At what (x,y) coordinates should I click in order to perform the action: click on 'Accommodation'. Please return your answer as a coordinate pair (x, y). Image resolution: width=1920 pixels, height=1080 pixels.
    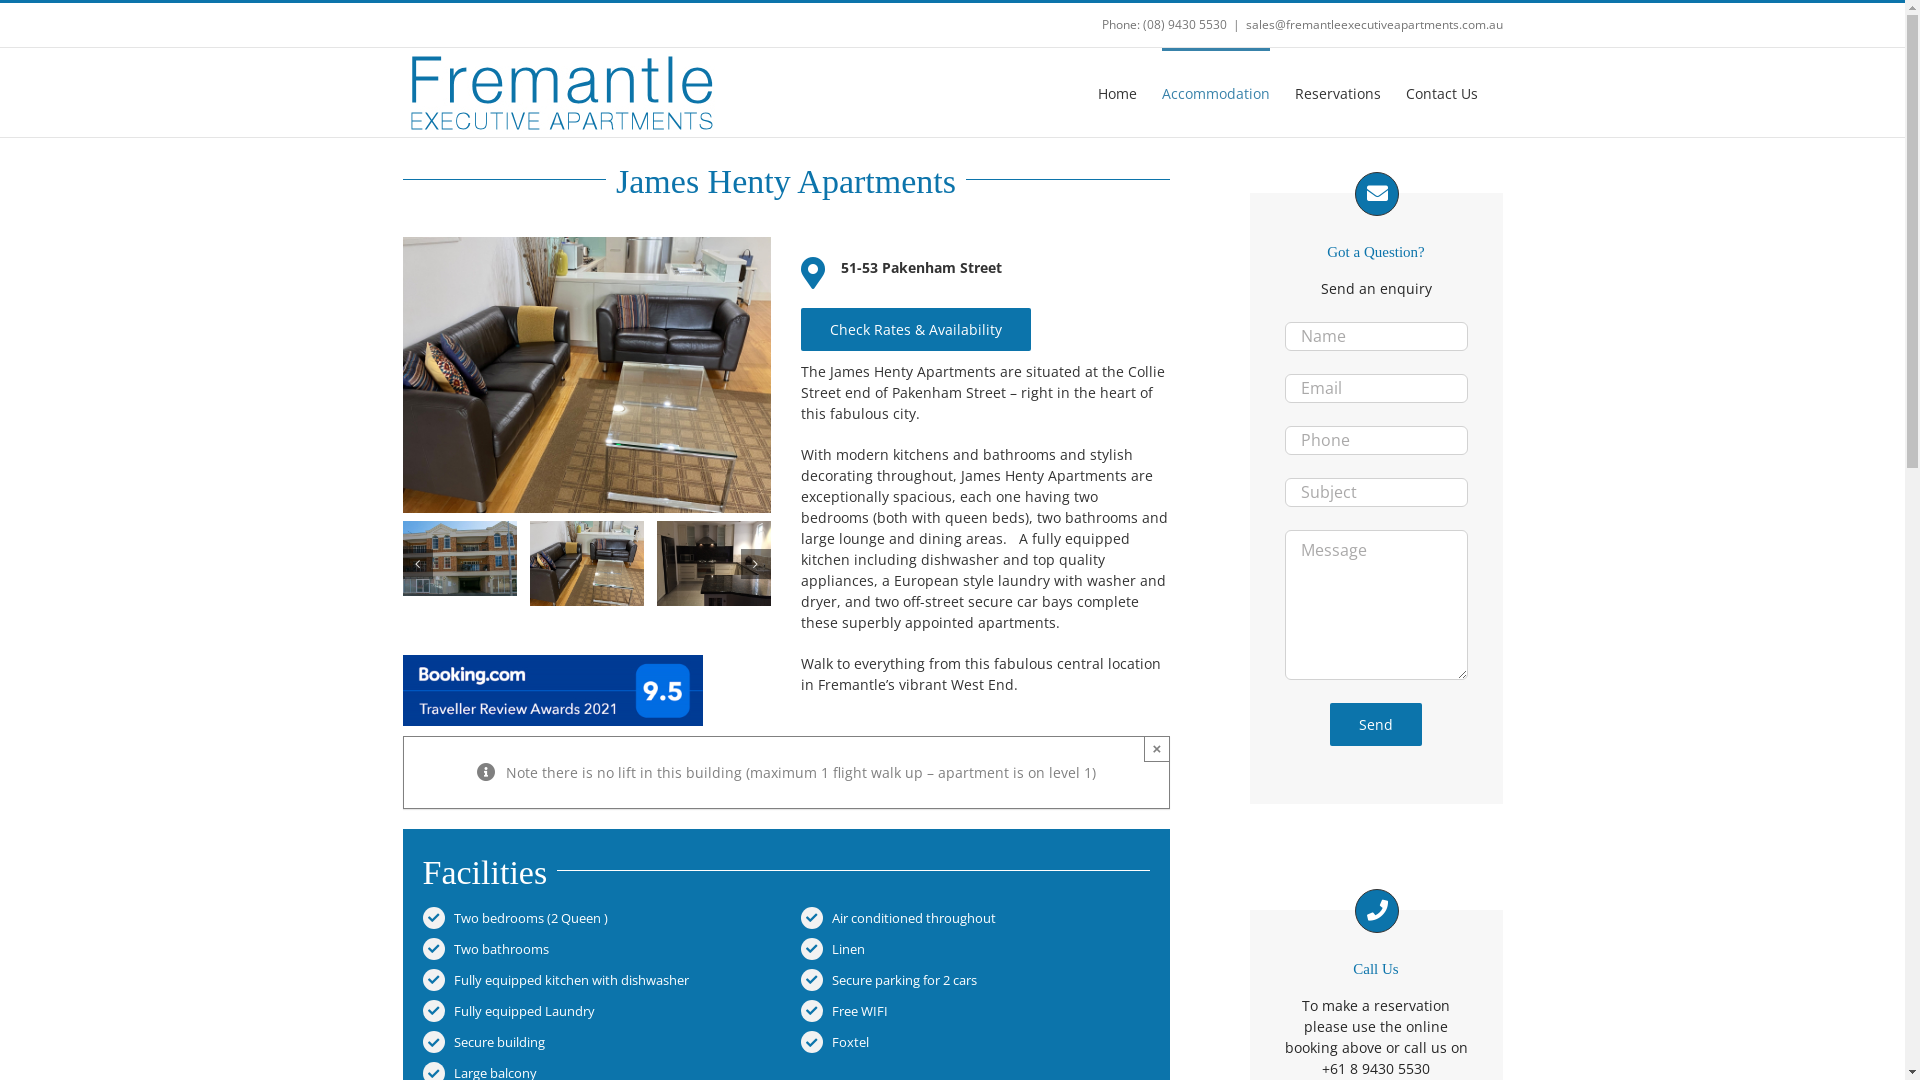
    Looking at the image, I should click on (1161, 92).